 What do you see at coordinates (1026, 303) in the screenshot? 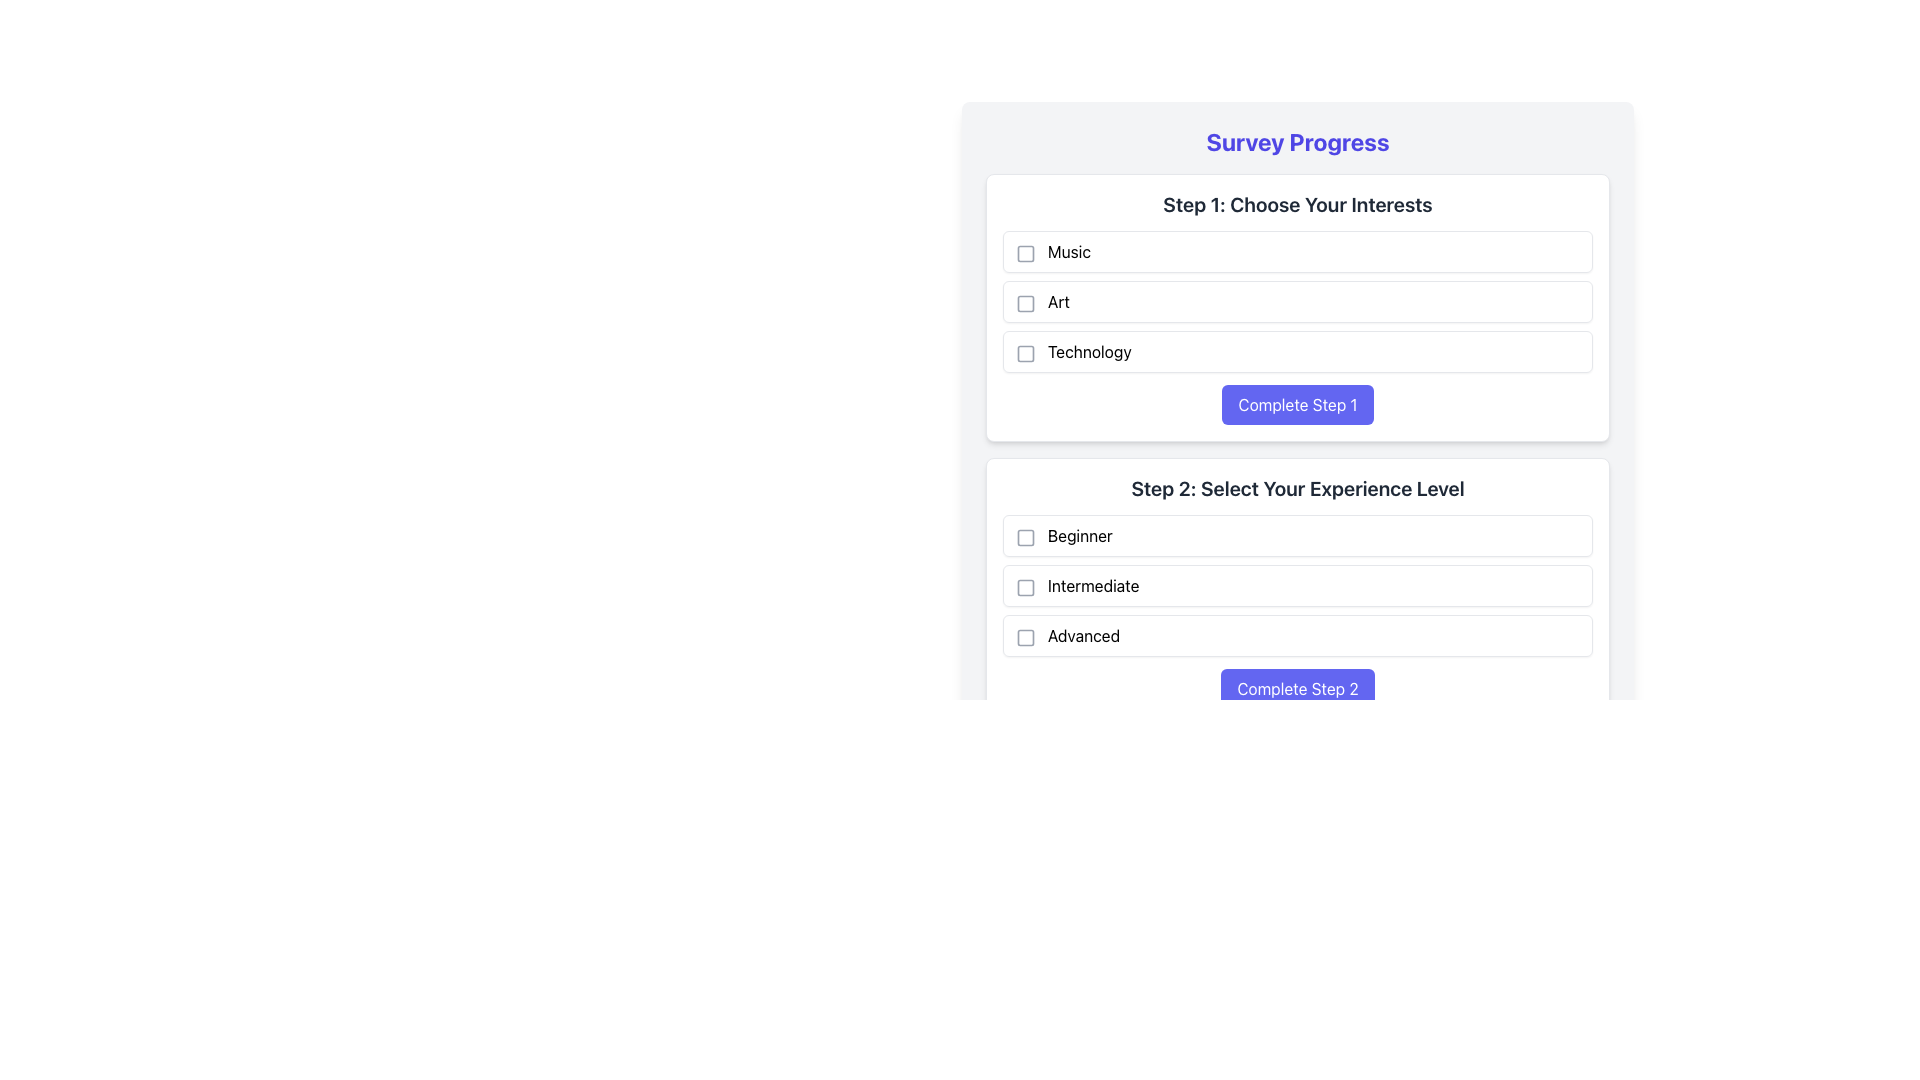
I see `the surrounding checkbox component of the rounded rectangle checkbox associated with the 'Art' option in the list titled 'Step 1: Choose Your Interests'` at bounding box center [1026, 303].